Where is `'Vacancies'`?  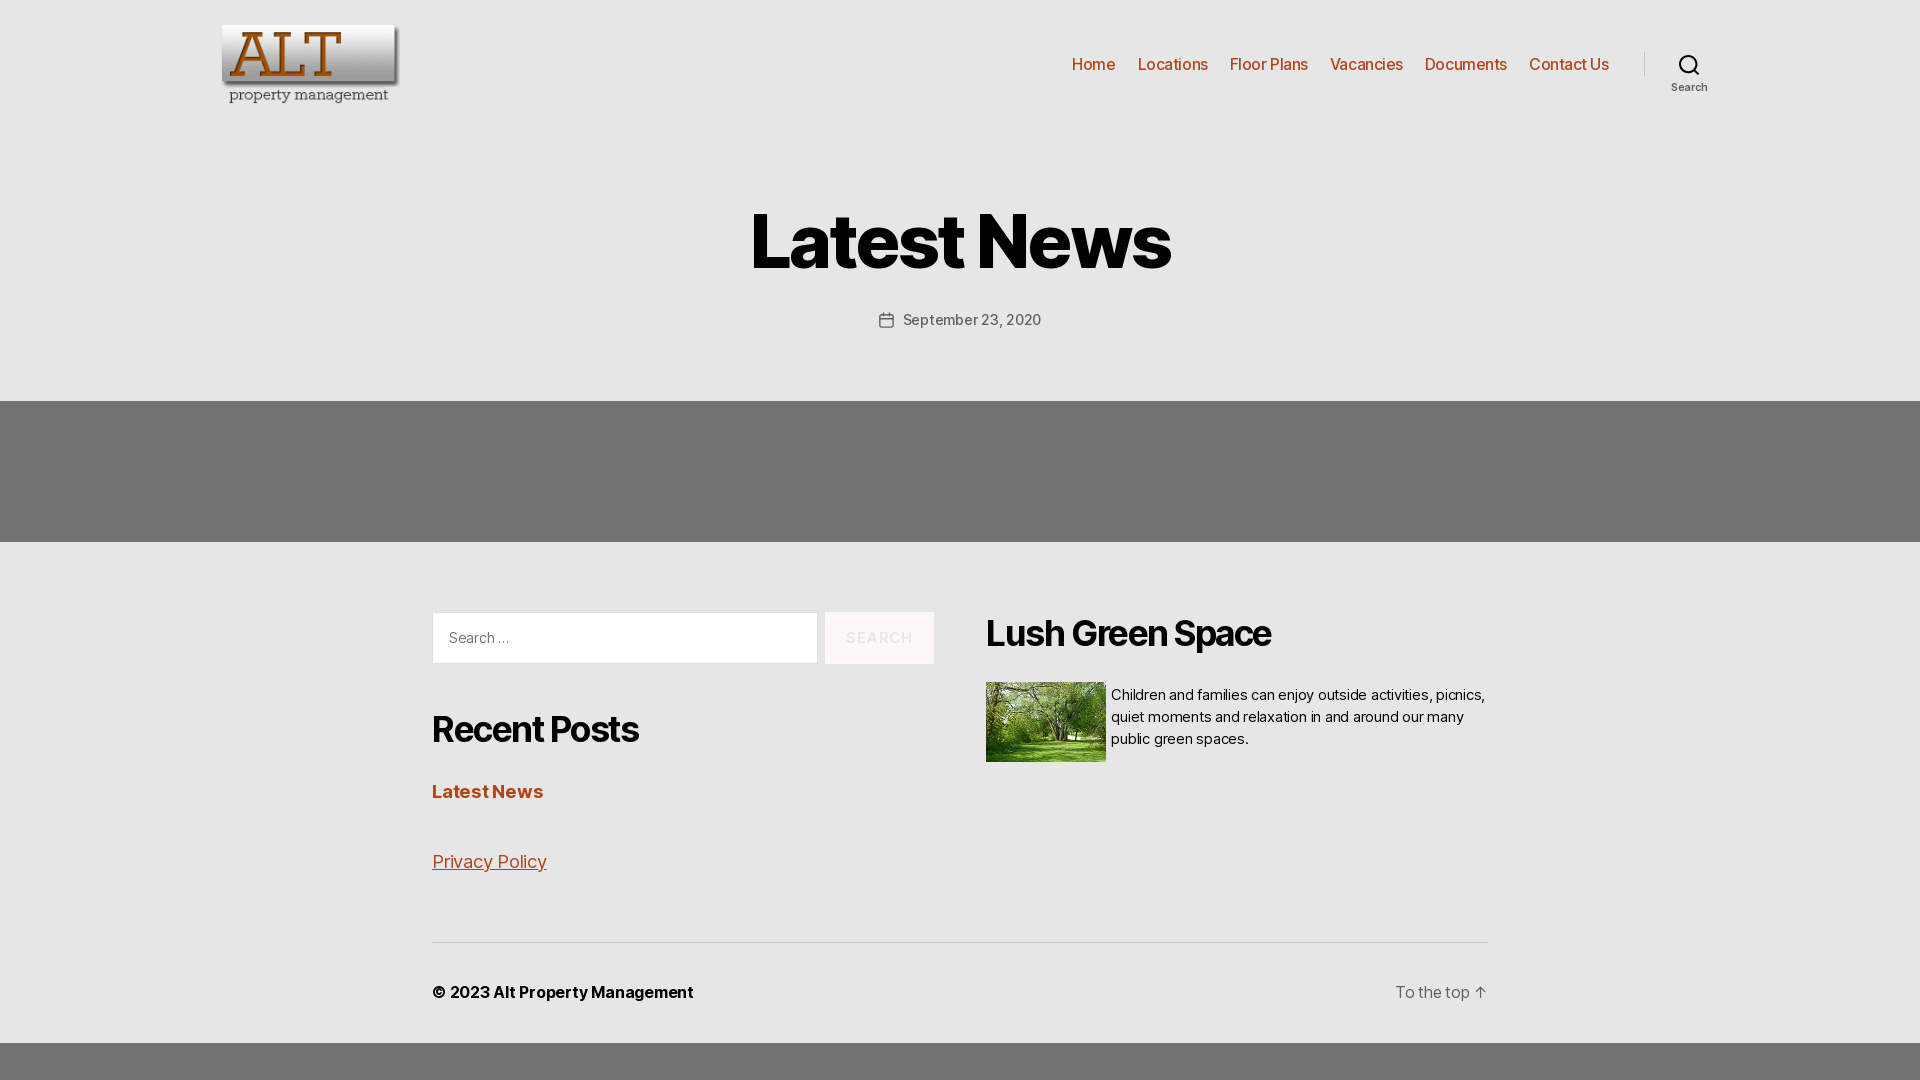 'Vacancies' is located at coordinates (1329, 63).